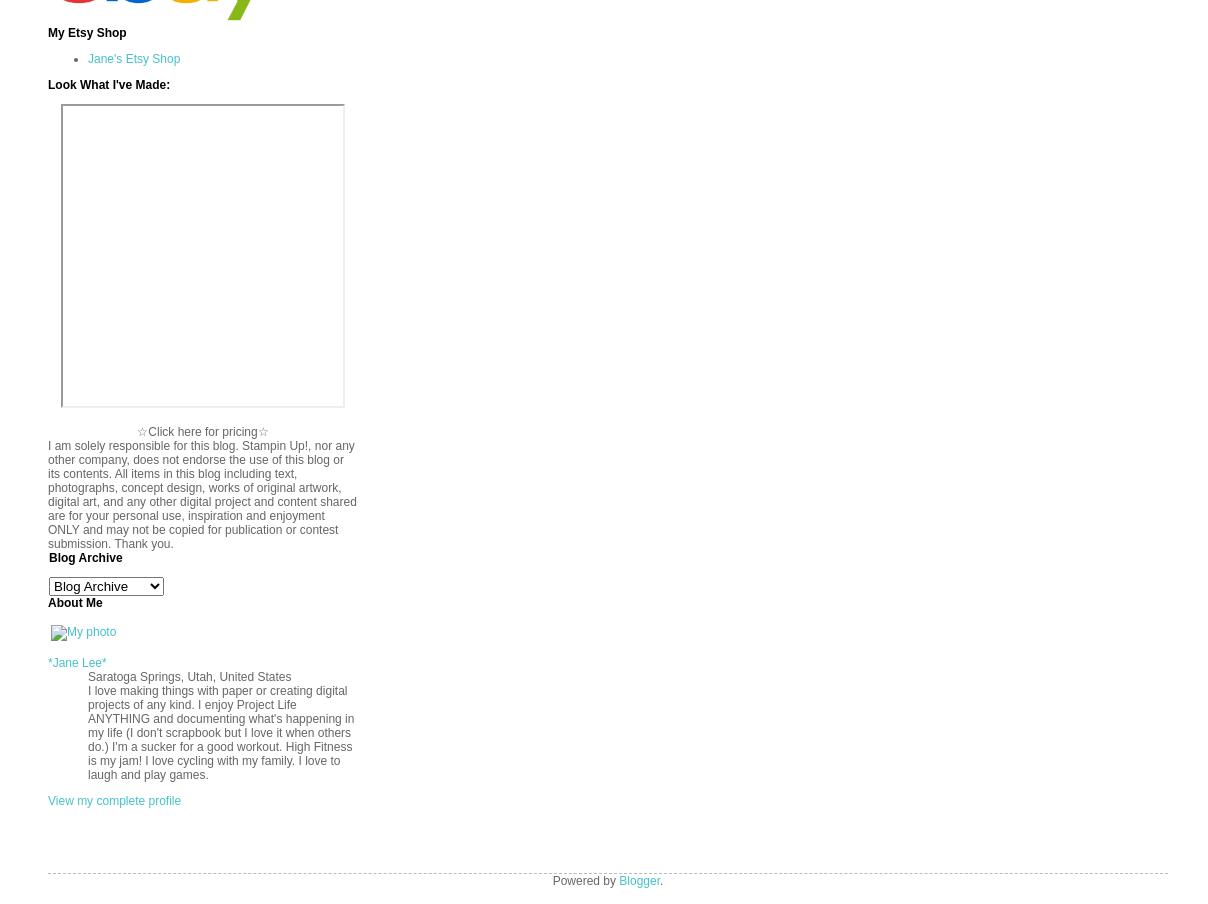 The width and height of the screenshot is (1208, 904). Describe the element at coordinates (46, 84) in the screenshot. I see `'Look What I've Made:'` at that location.